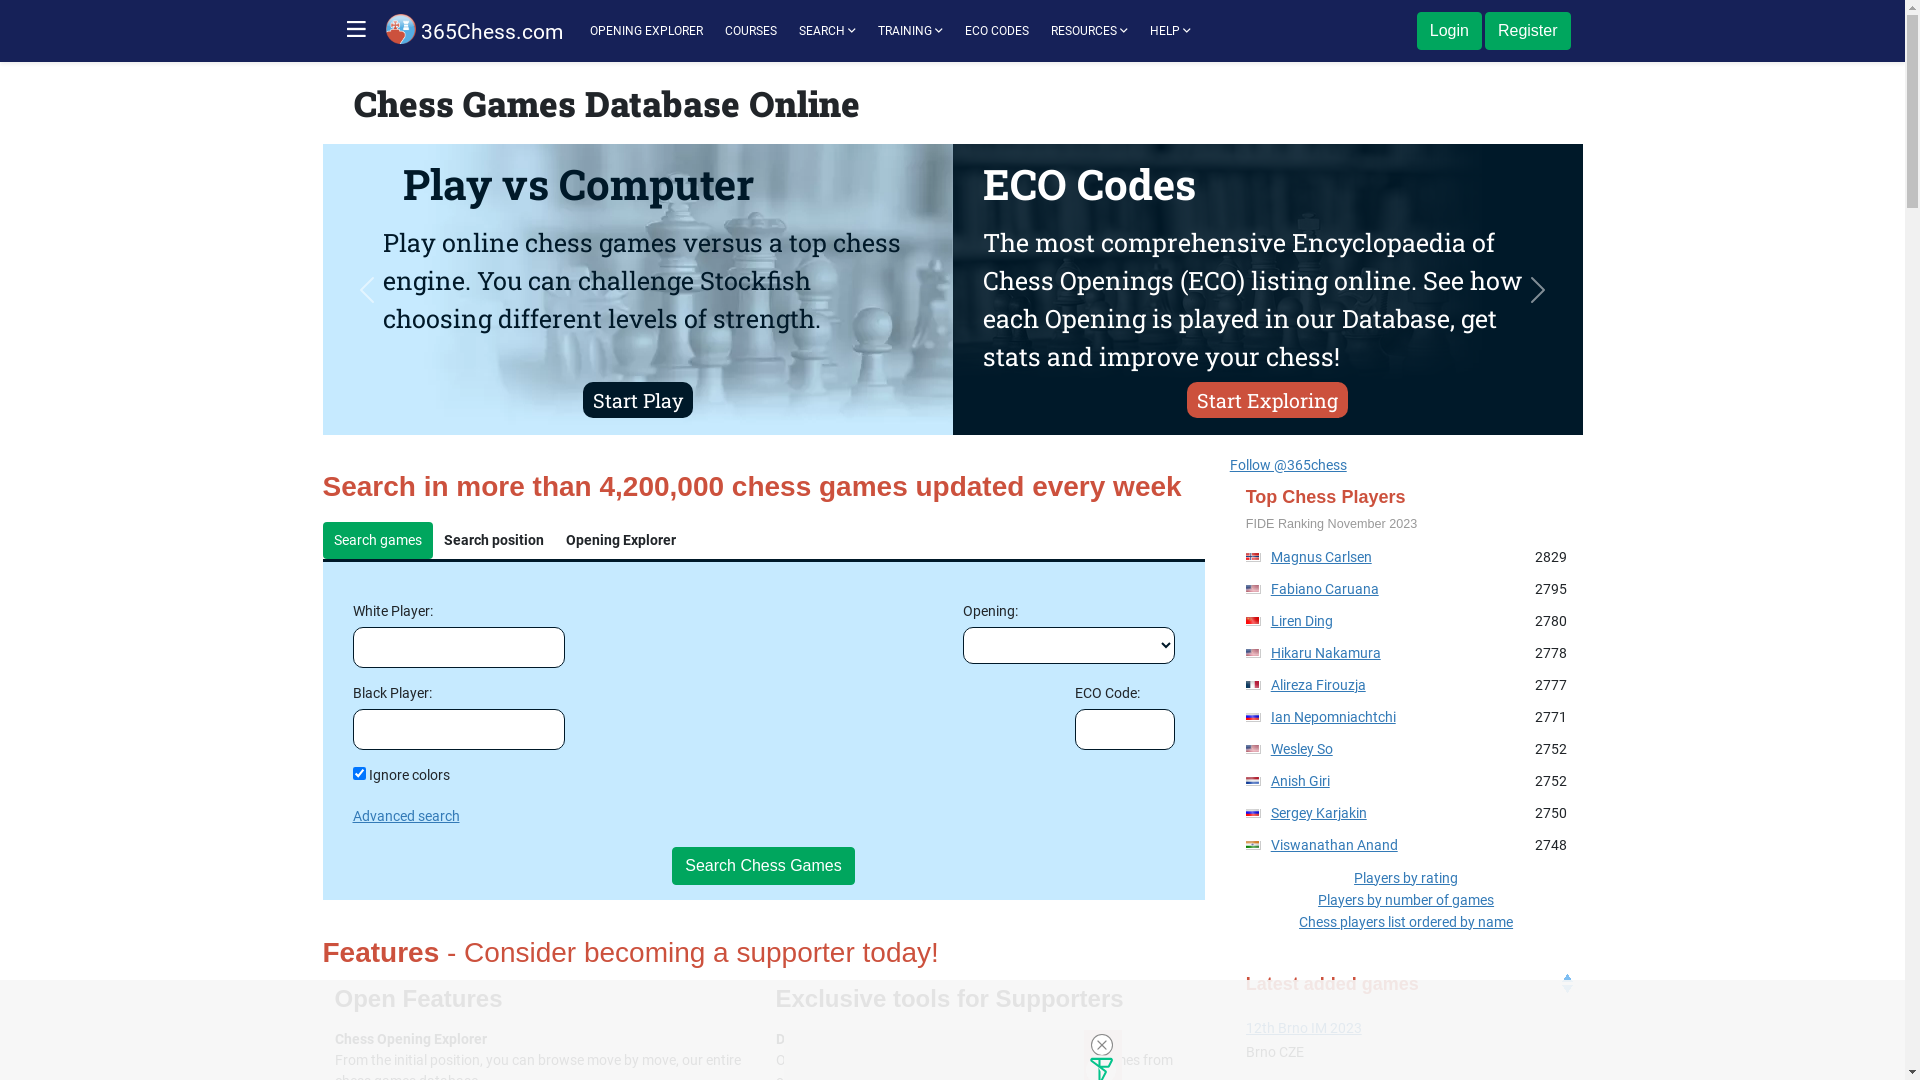  Describe the element at coordinates (1301, 620) in the screenshot. I see `'Liren Ding'` at that location.